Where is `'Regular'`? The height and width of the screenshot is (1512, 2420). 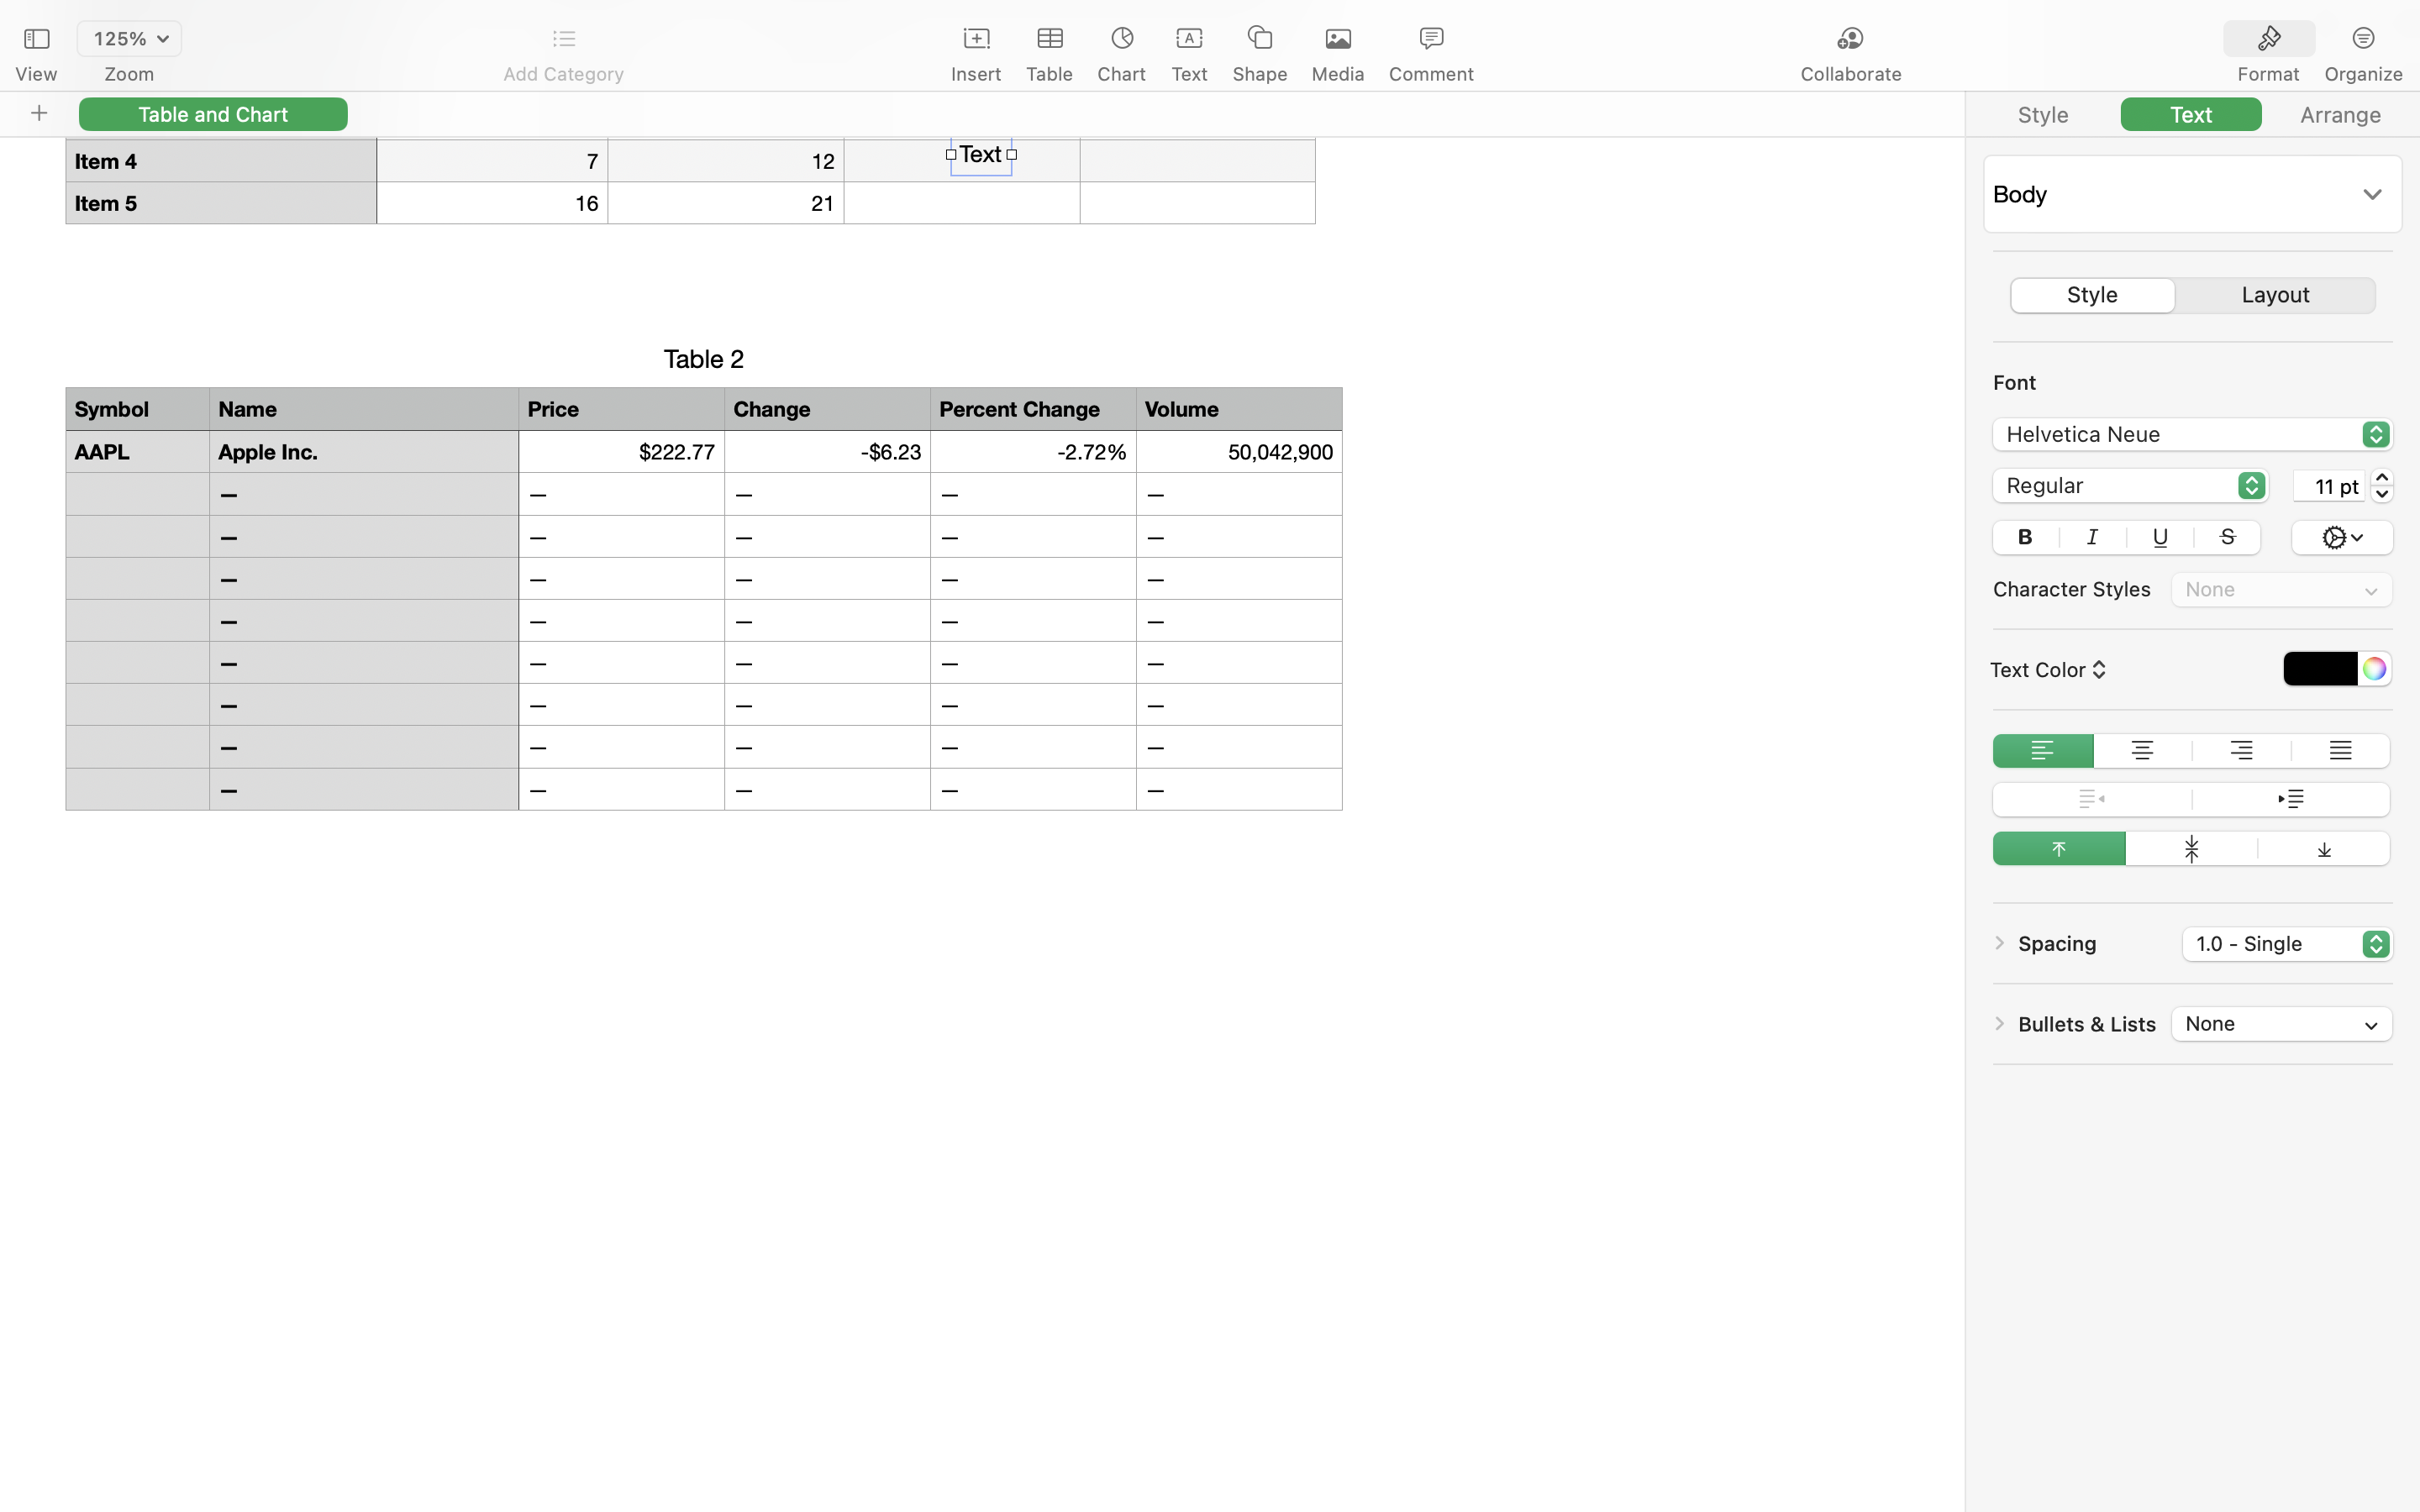
'Regular' is located at coordinates (2130, 487).